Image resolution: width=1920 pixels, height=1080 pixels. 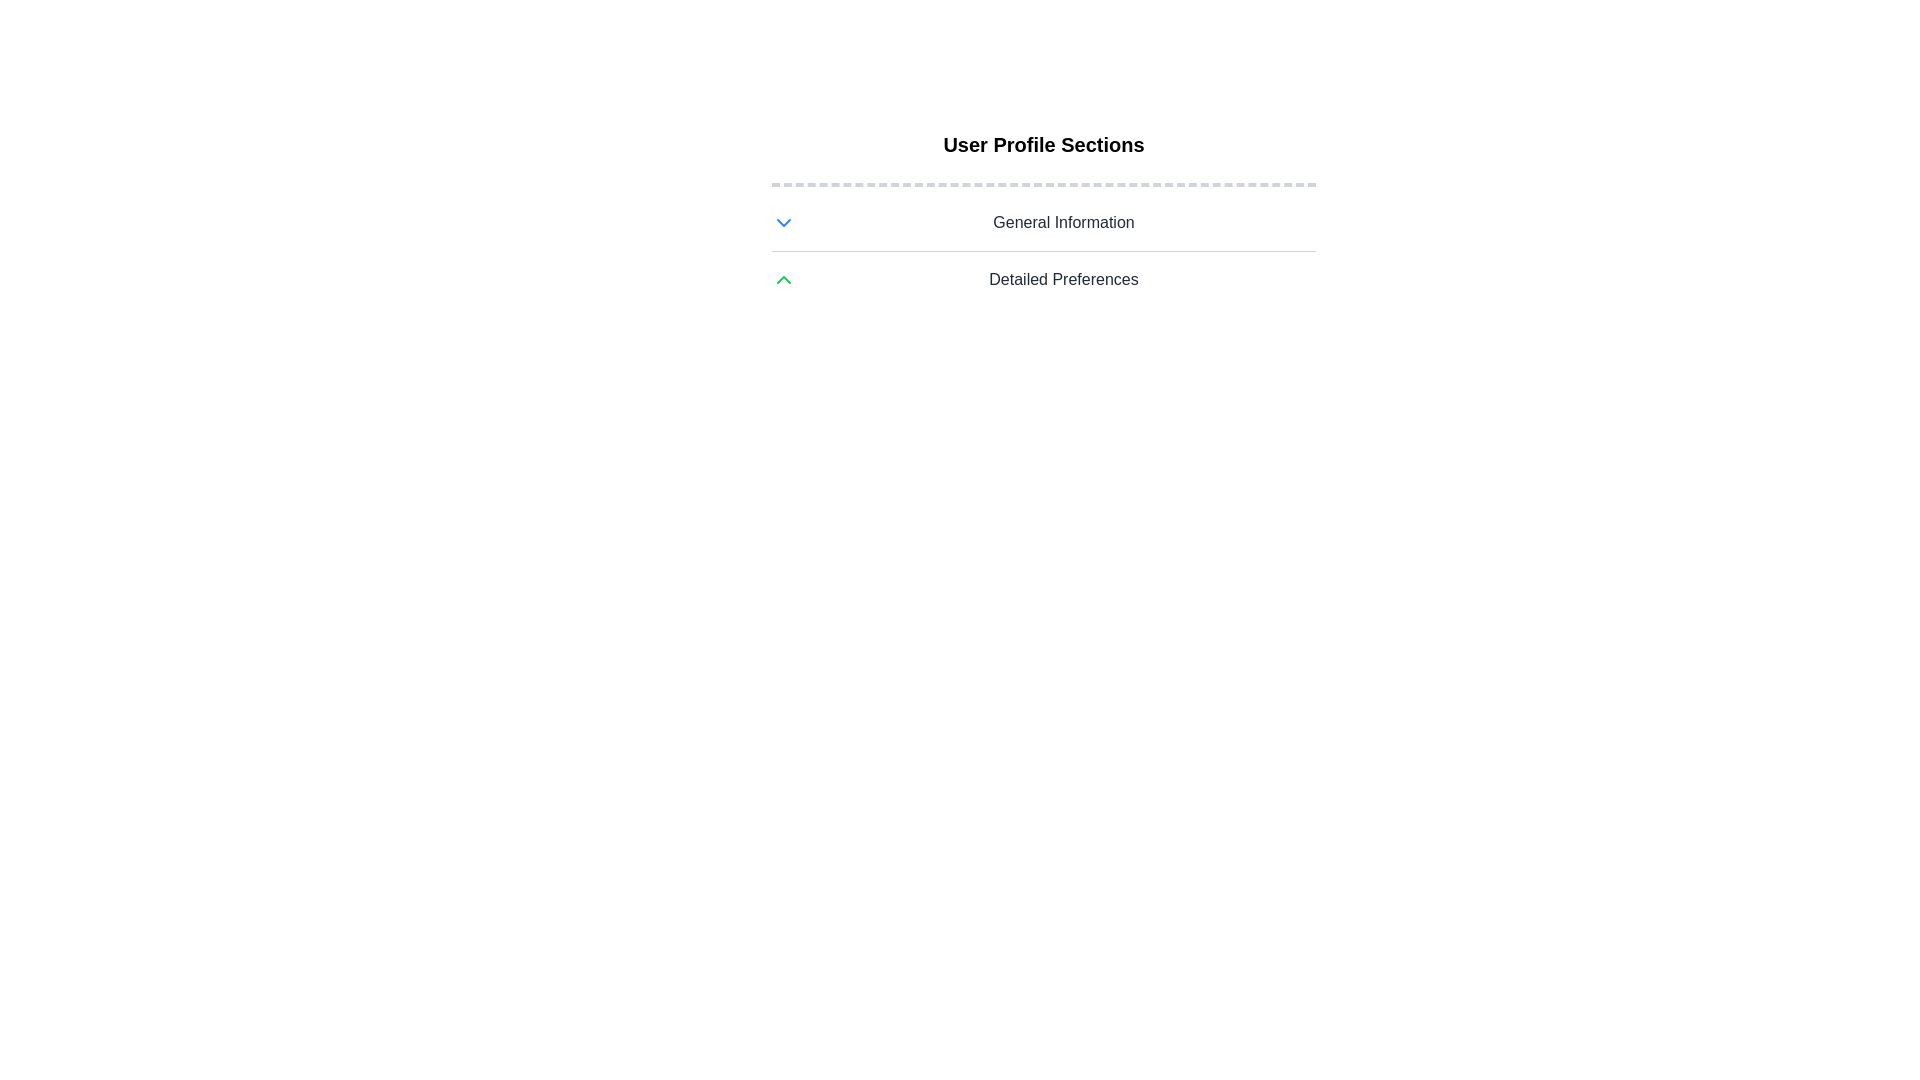 What do you see at coordinates (782, 280) in the screenshot?
I see `the upward-pointing green chevron icon to the left of 'Detailed Preferences'` at bounding box center [782, 280].